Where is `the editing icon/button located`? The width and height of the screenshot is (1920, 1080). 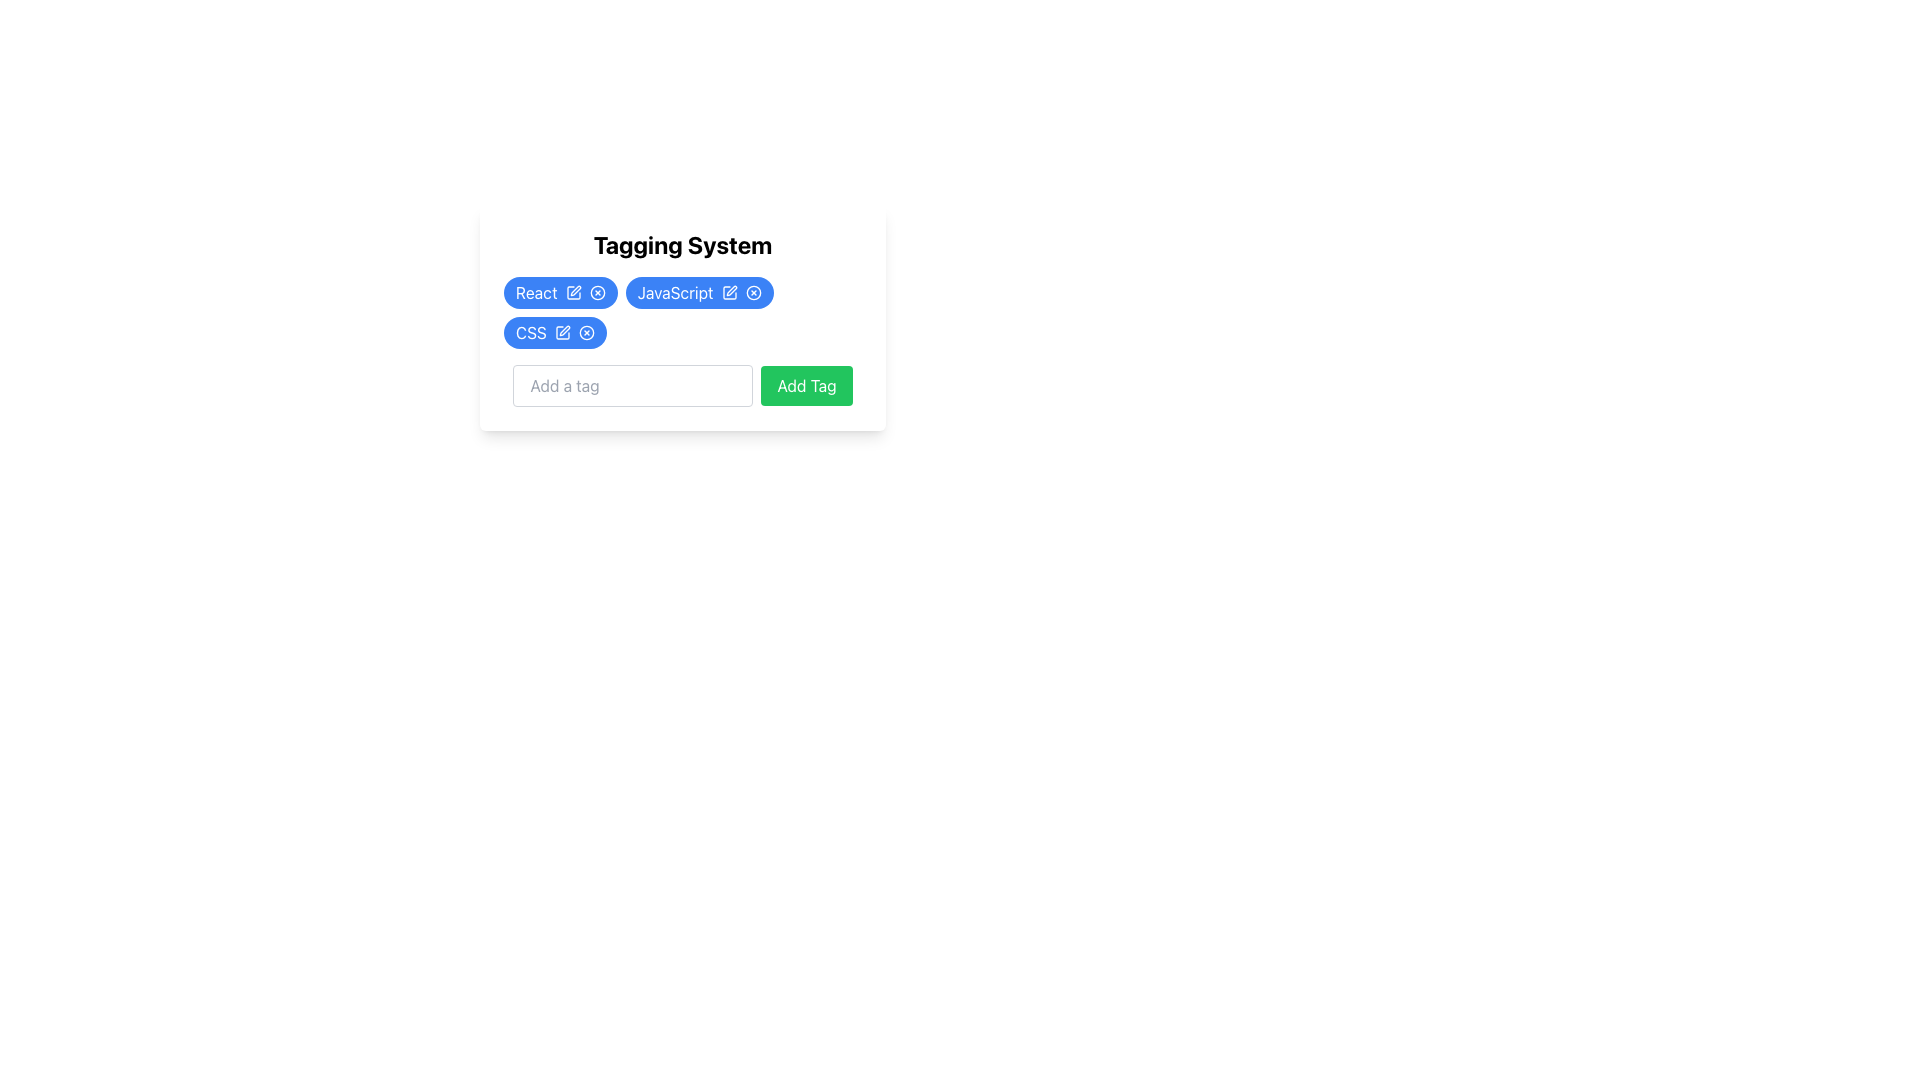 the editing icon/button located is located at coordinates (728, 293).